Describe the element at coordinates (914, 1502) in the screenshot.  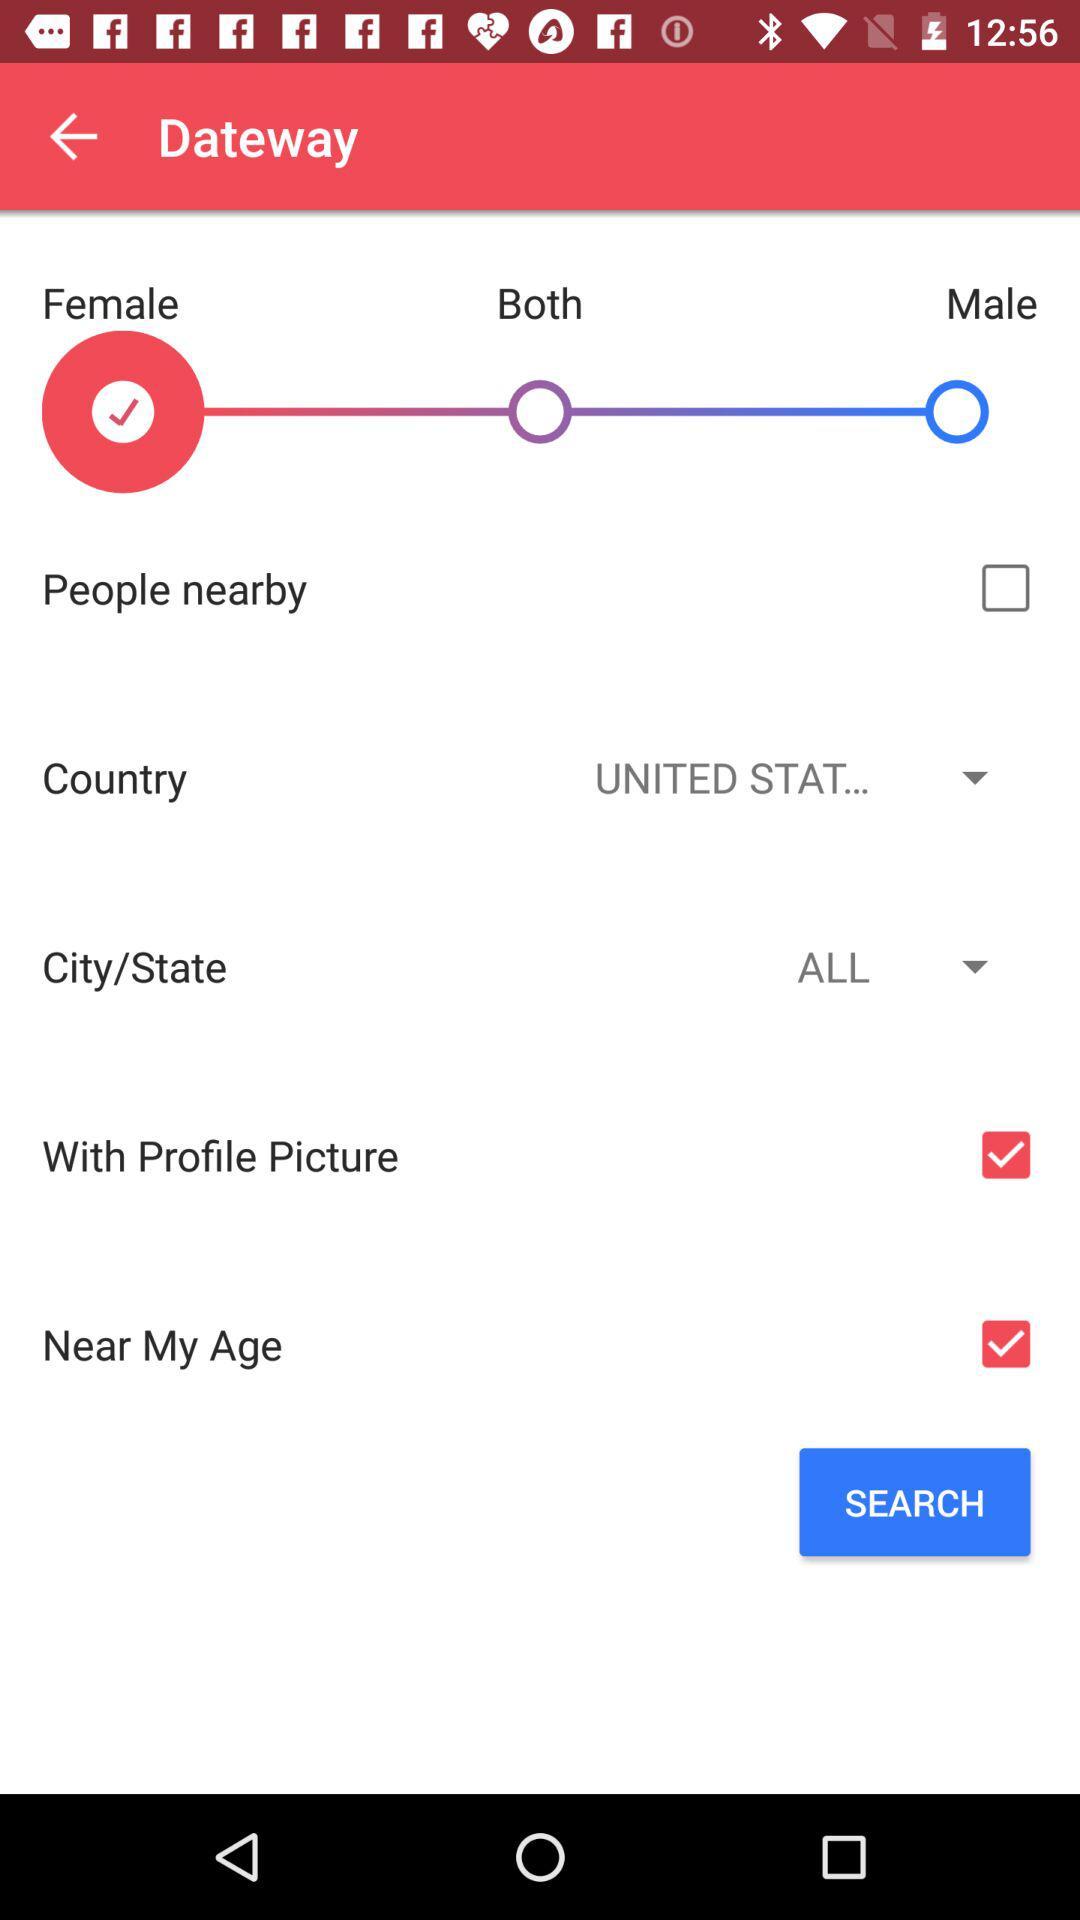
I see `the search item` at that location.